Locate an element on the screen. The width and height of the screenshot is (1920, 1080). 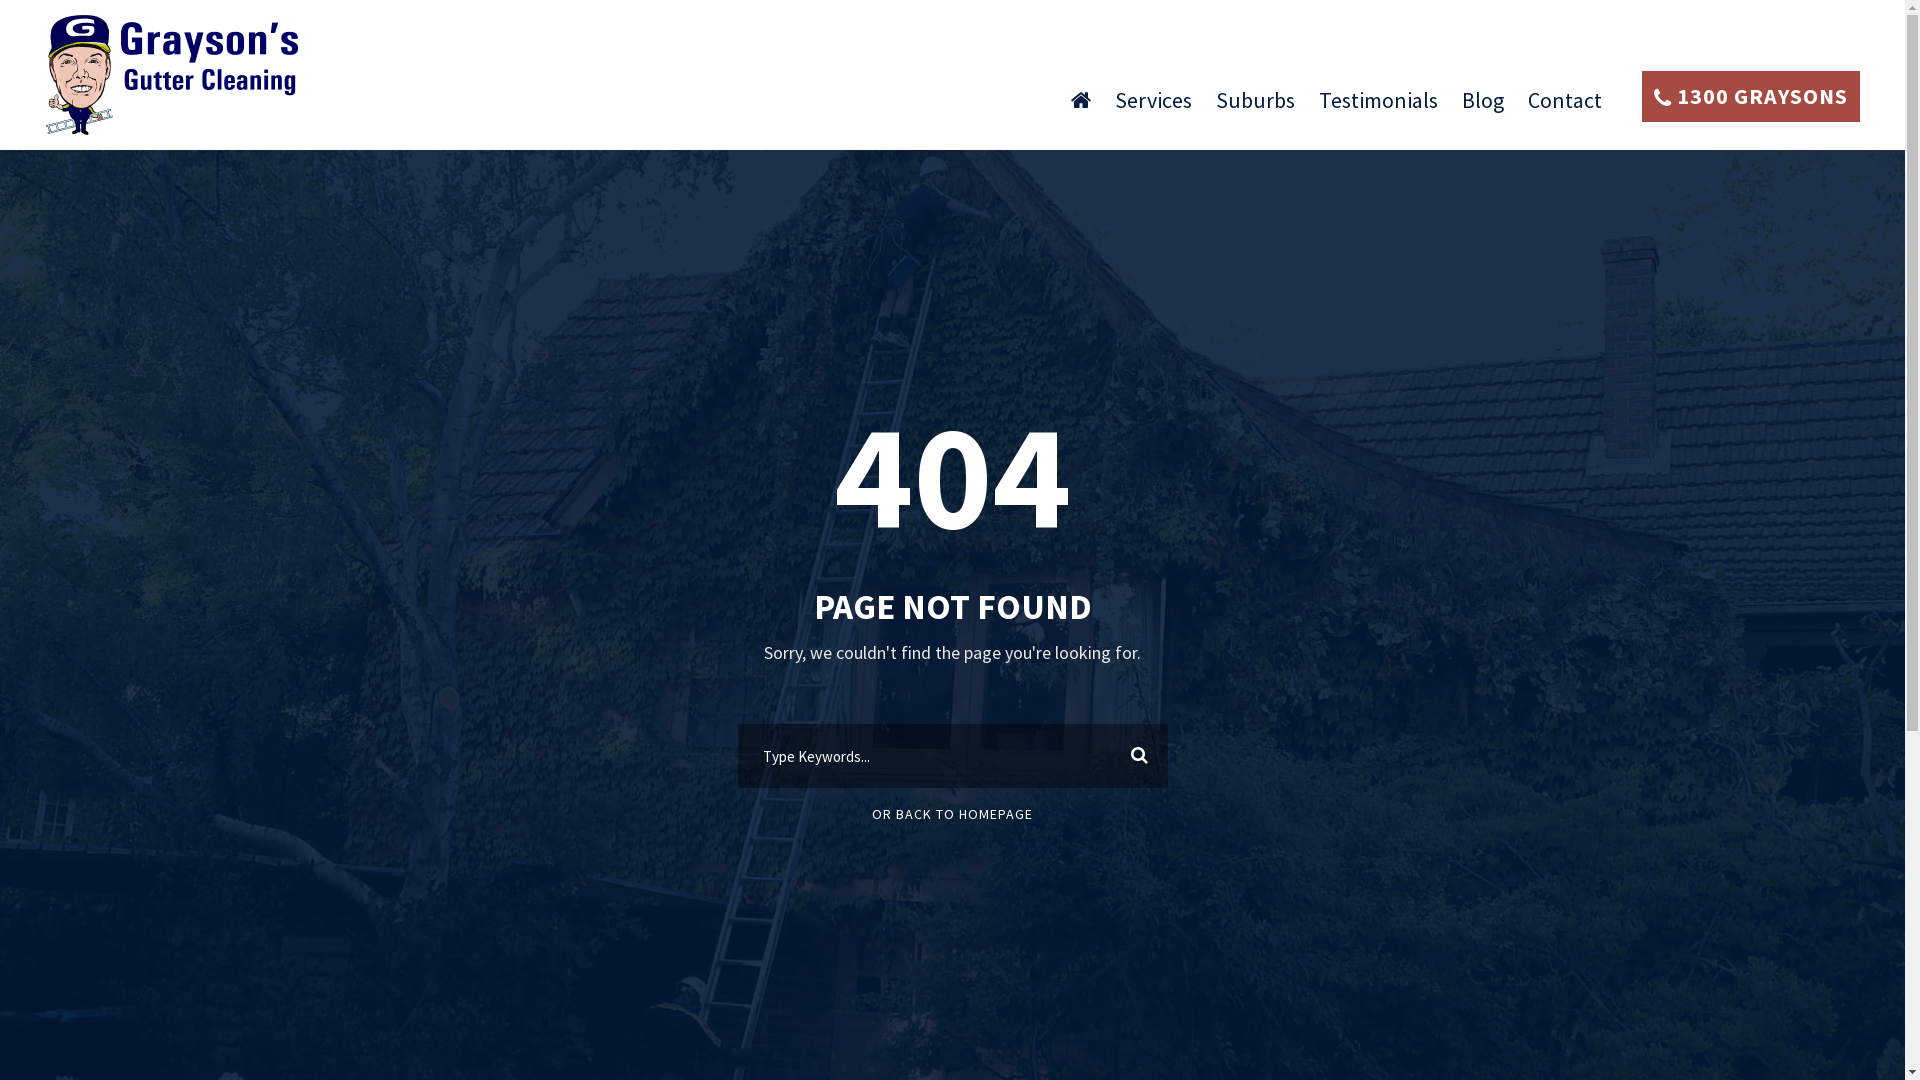
'Search' is located at coordinates (1134, 756).